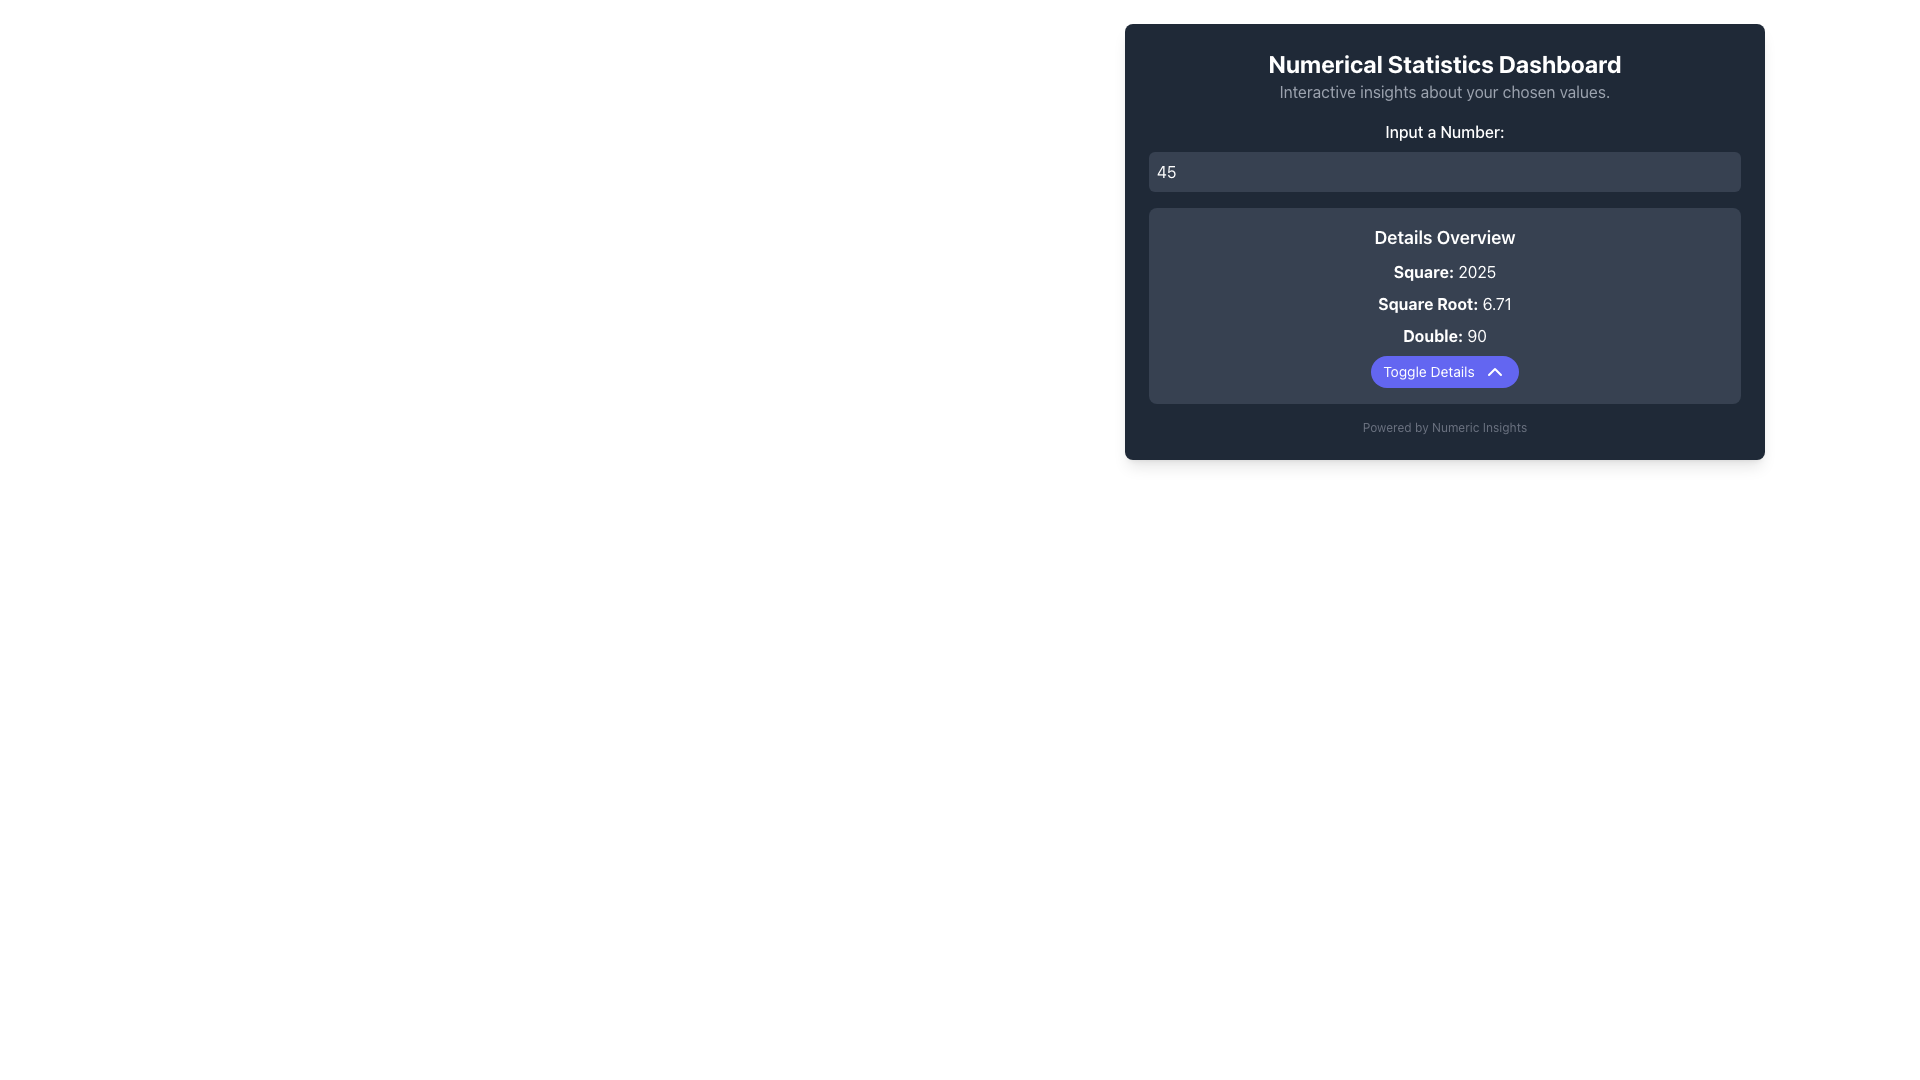 This screenshot has height=1080, width=1920. Describe the element at coordinates (1444, 334) in the screenshot. I see `the Label that displays the result of the doubled value, located in the 'Details Overview' panel beneath 'Square Root: 6.71' and above 'Toggle Details'` at that location.